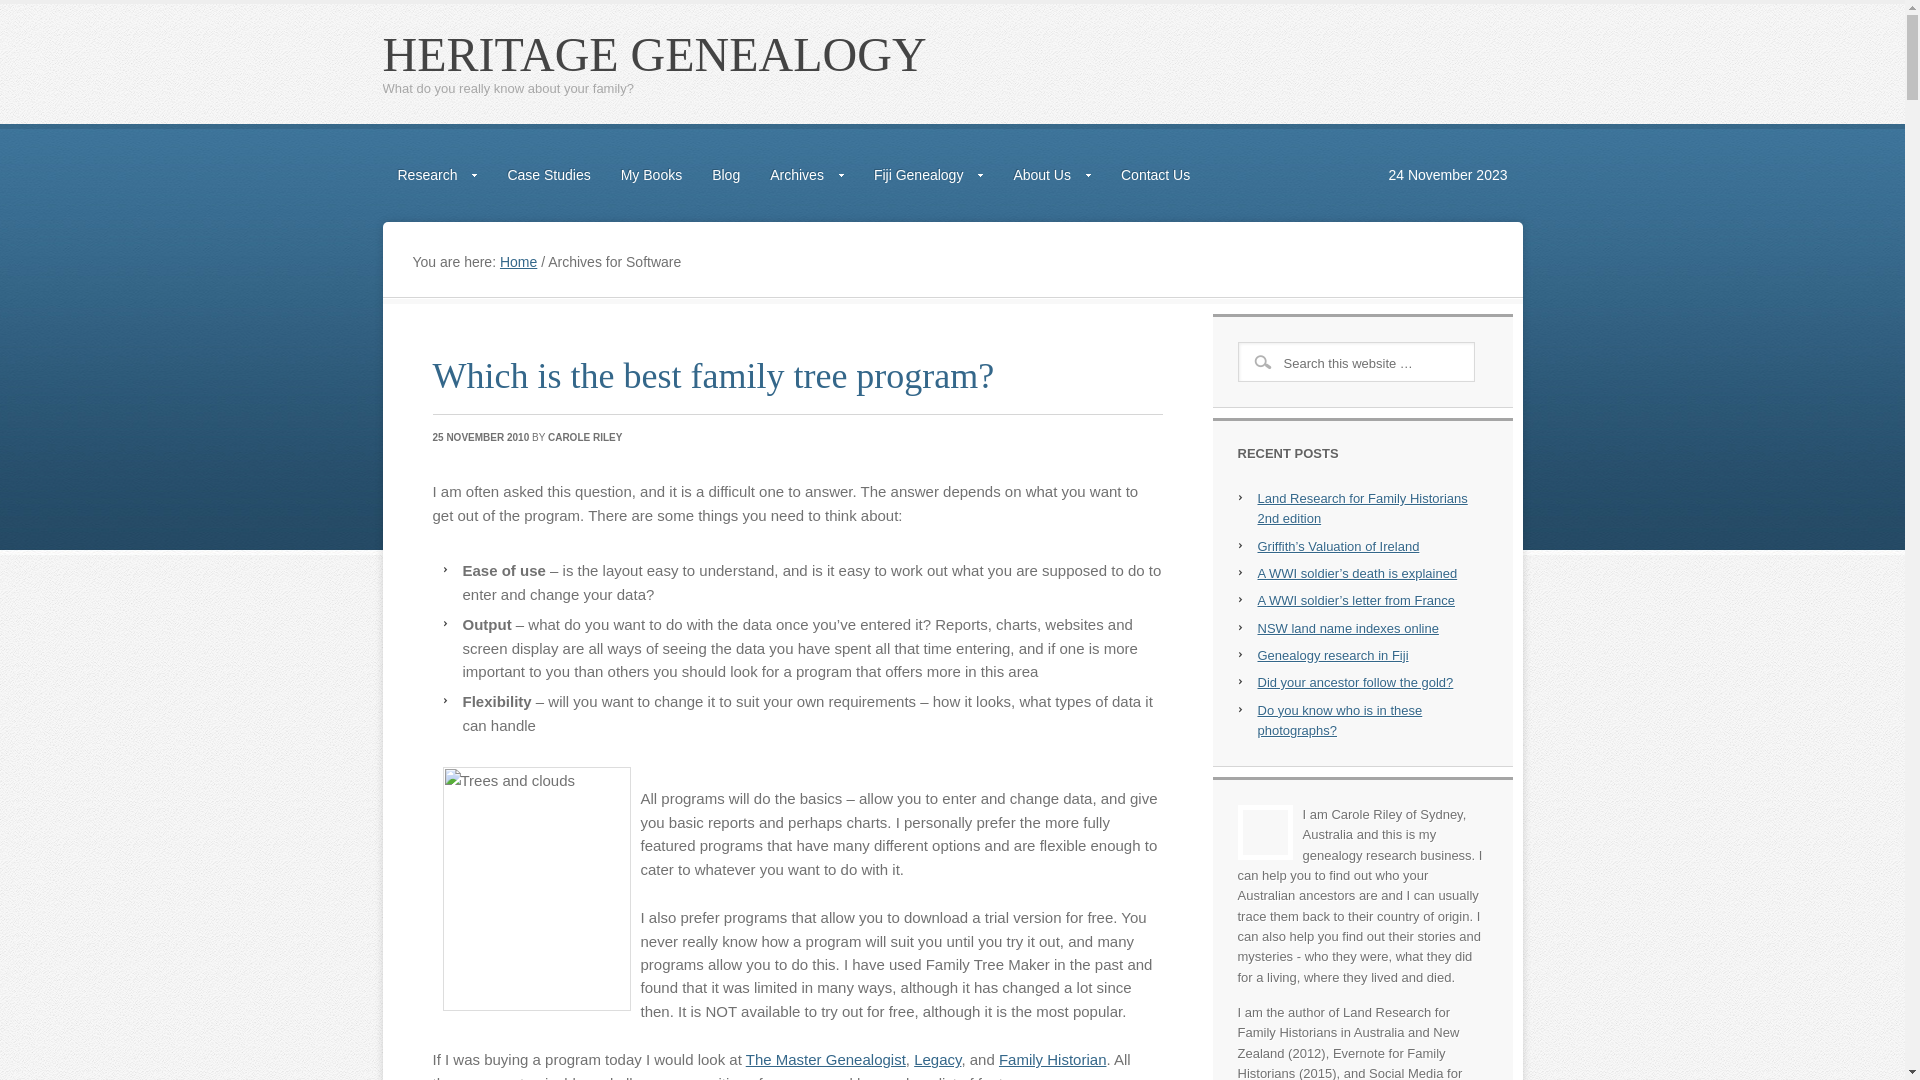 The image size is (1920, 1080). What do you see at coordinates (1340, 718) in the screenshot?
I see `'Do you know who is in these photographs?'` at bounding box center [1340, 718].